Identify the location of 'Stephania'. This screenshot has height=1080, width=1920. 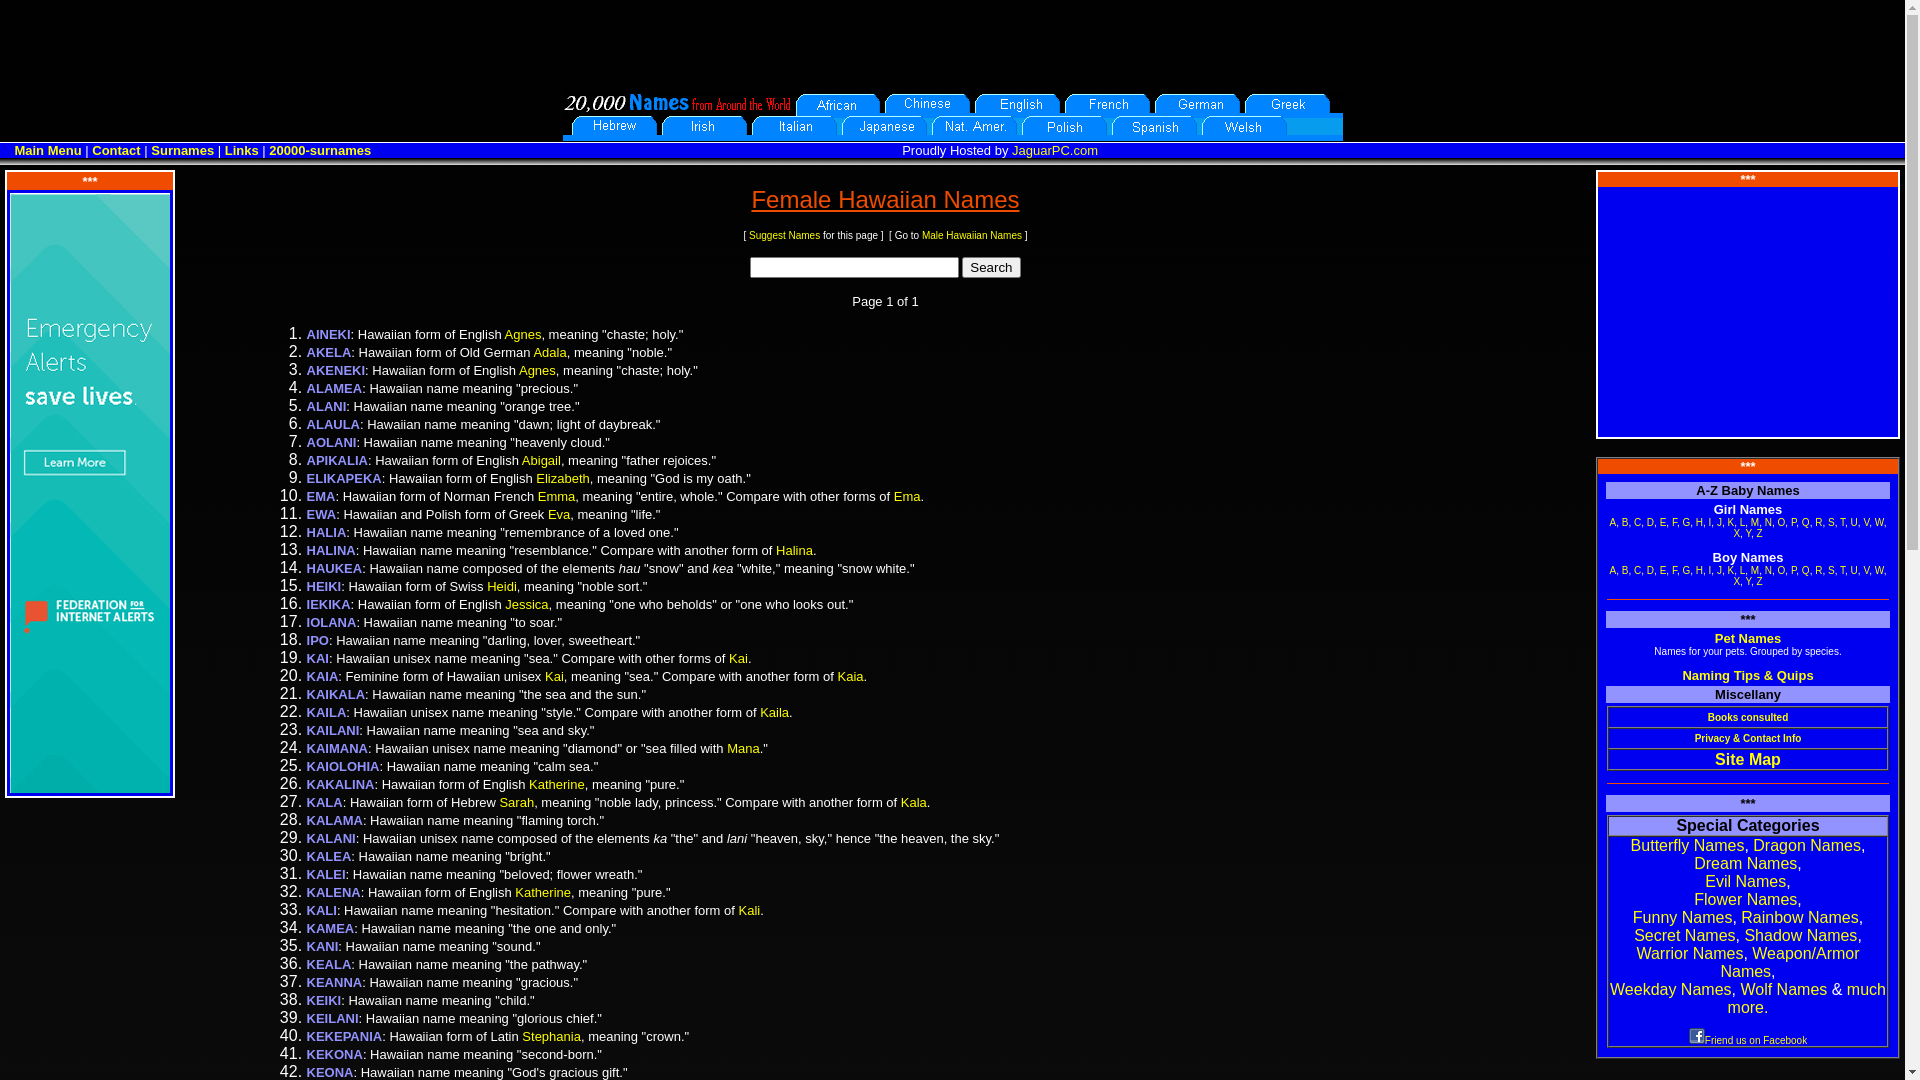
(522, 1035).